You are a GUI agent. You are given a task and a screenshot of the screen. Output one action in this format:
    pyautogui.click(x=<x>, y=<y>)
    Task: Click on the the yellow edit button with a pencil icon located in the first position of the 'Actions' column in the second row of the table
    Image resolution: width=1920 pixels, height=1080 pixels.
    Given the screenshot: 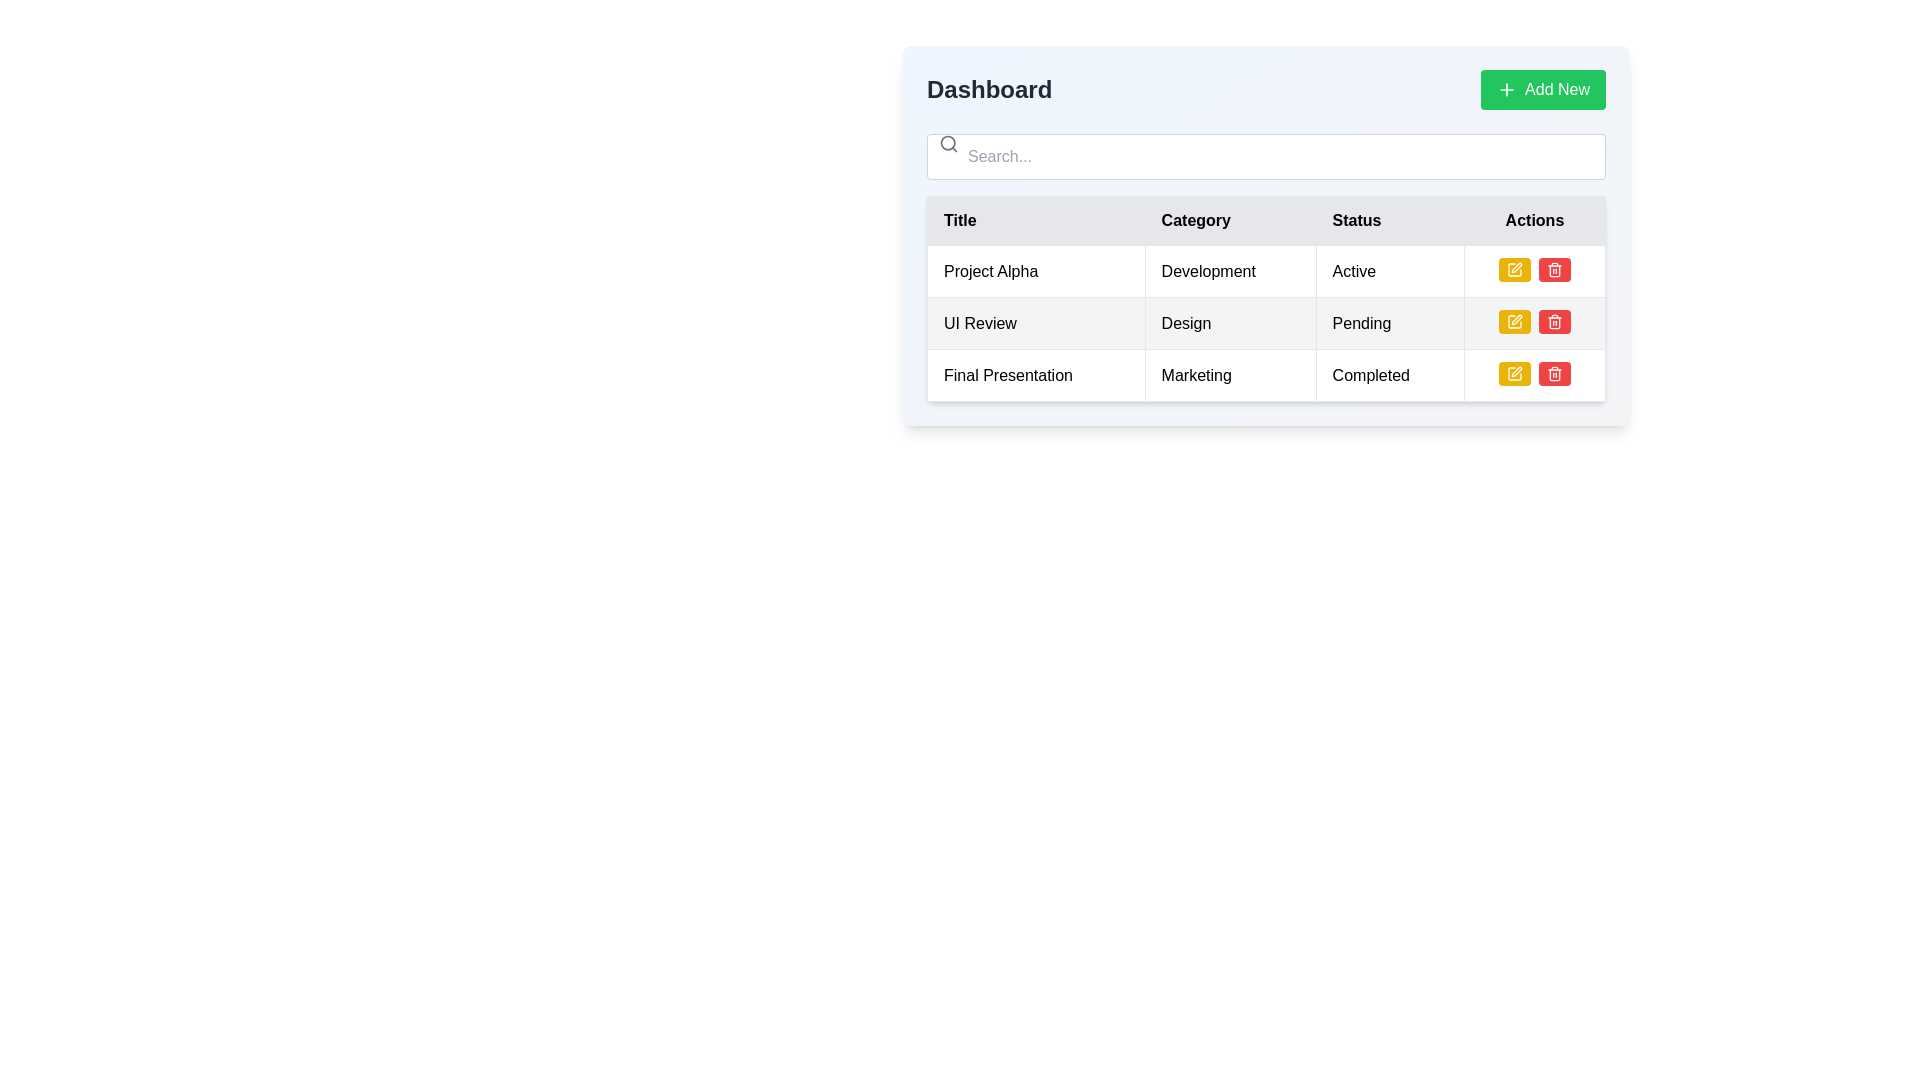 What is the action you would take?
    pyautogui.click(x=1514, y=320)
    